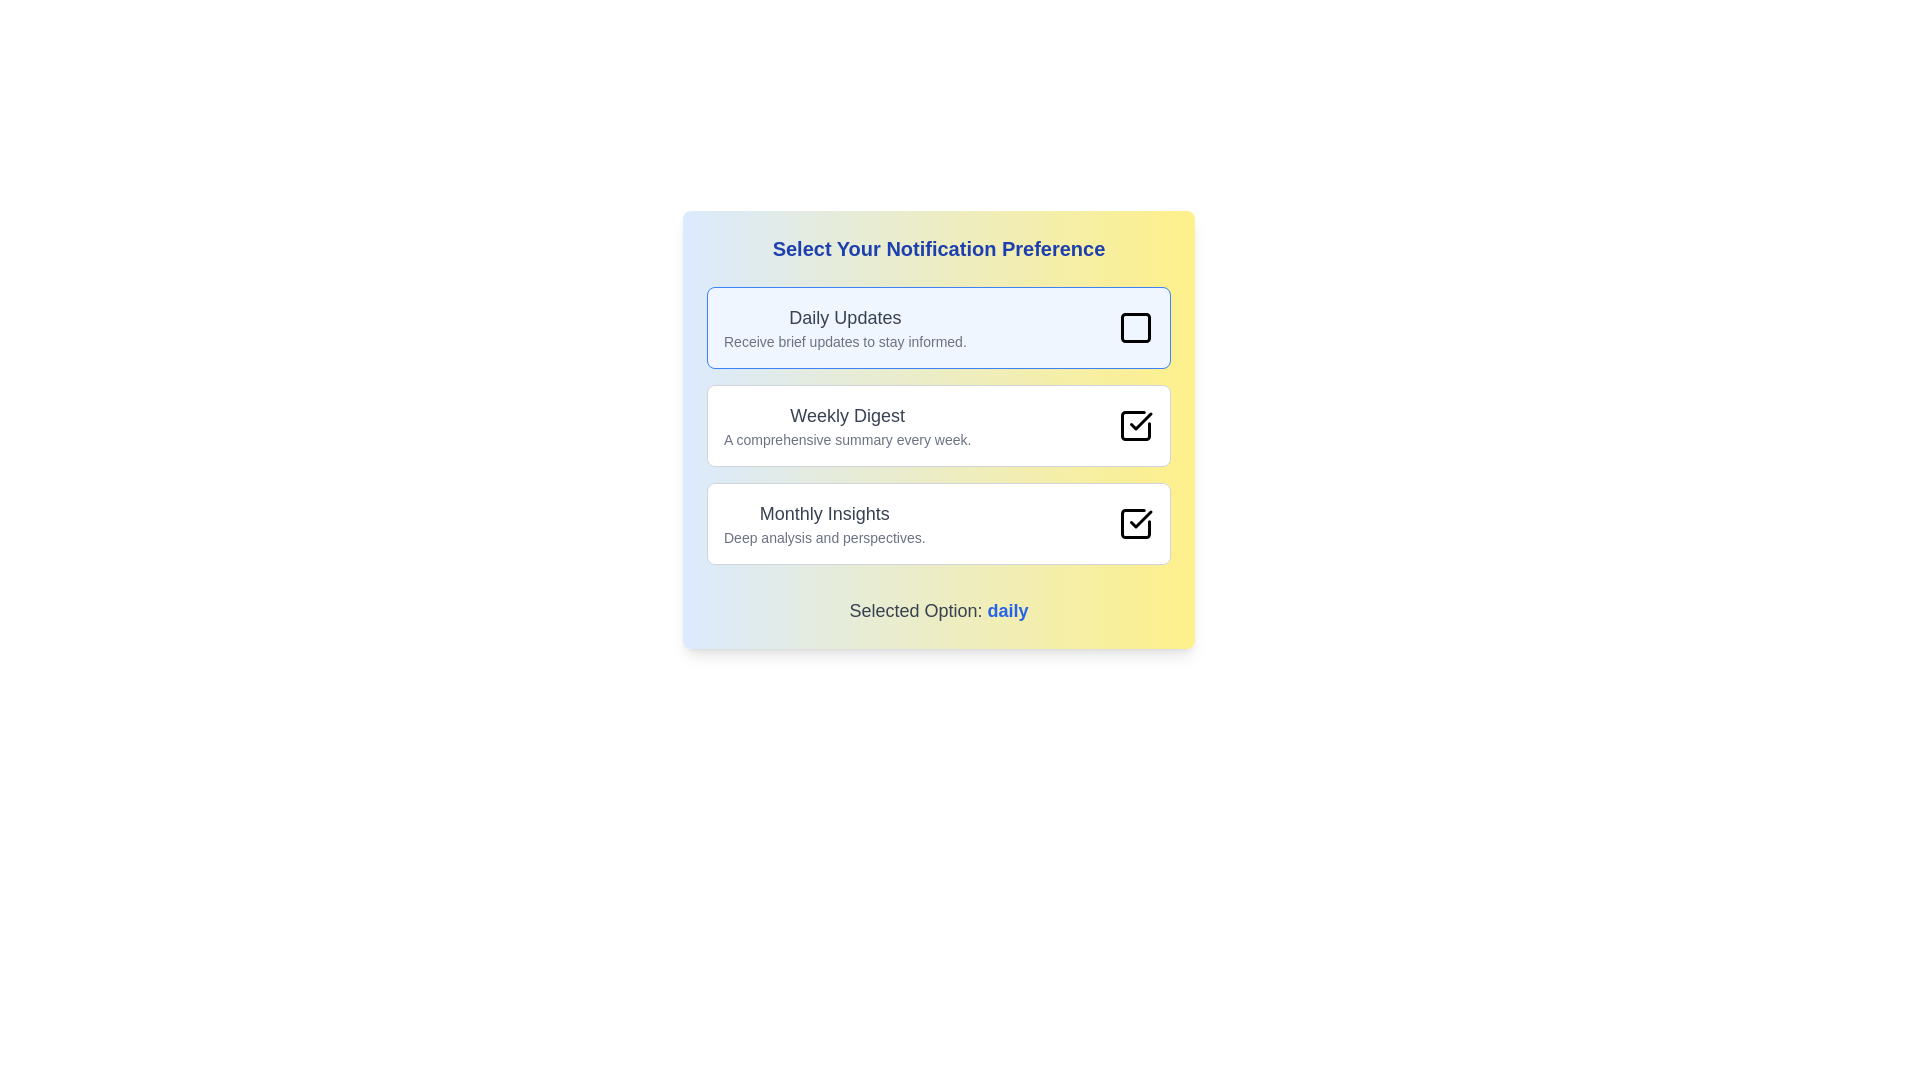 This screenshot has height=1080, width=1920. I want to click on the checkbox for the 'Daily Updates' option, so click(1136, 326).